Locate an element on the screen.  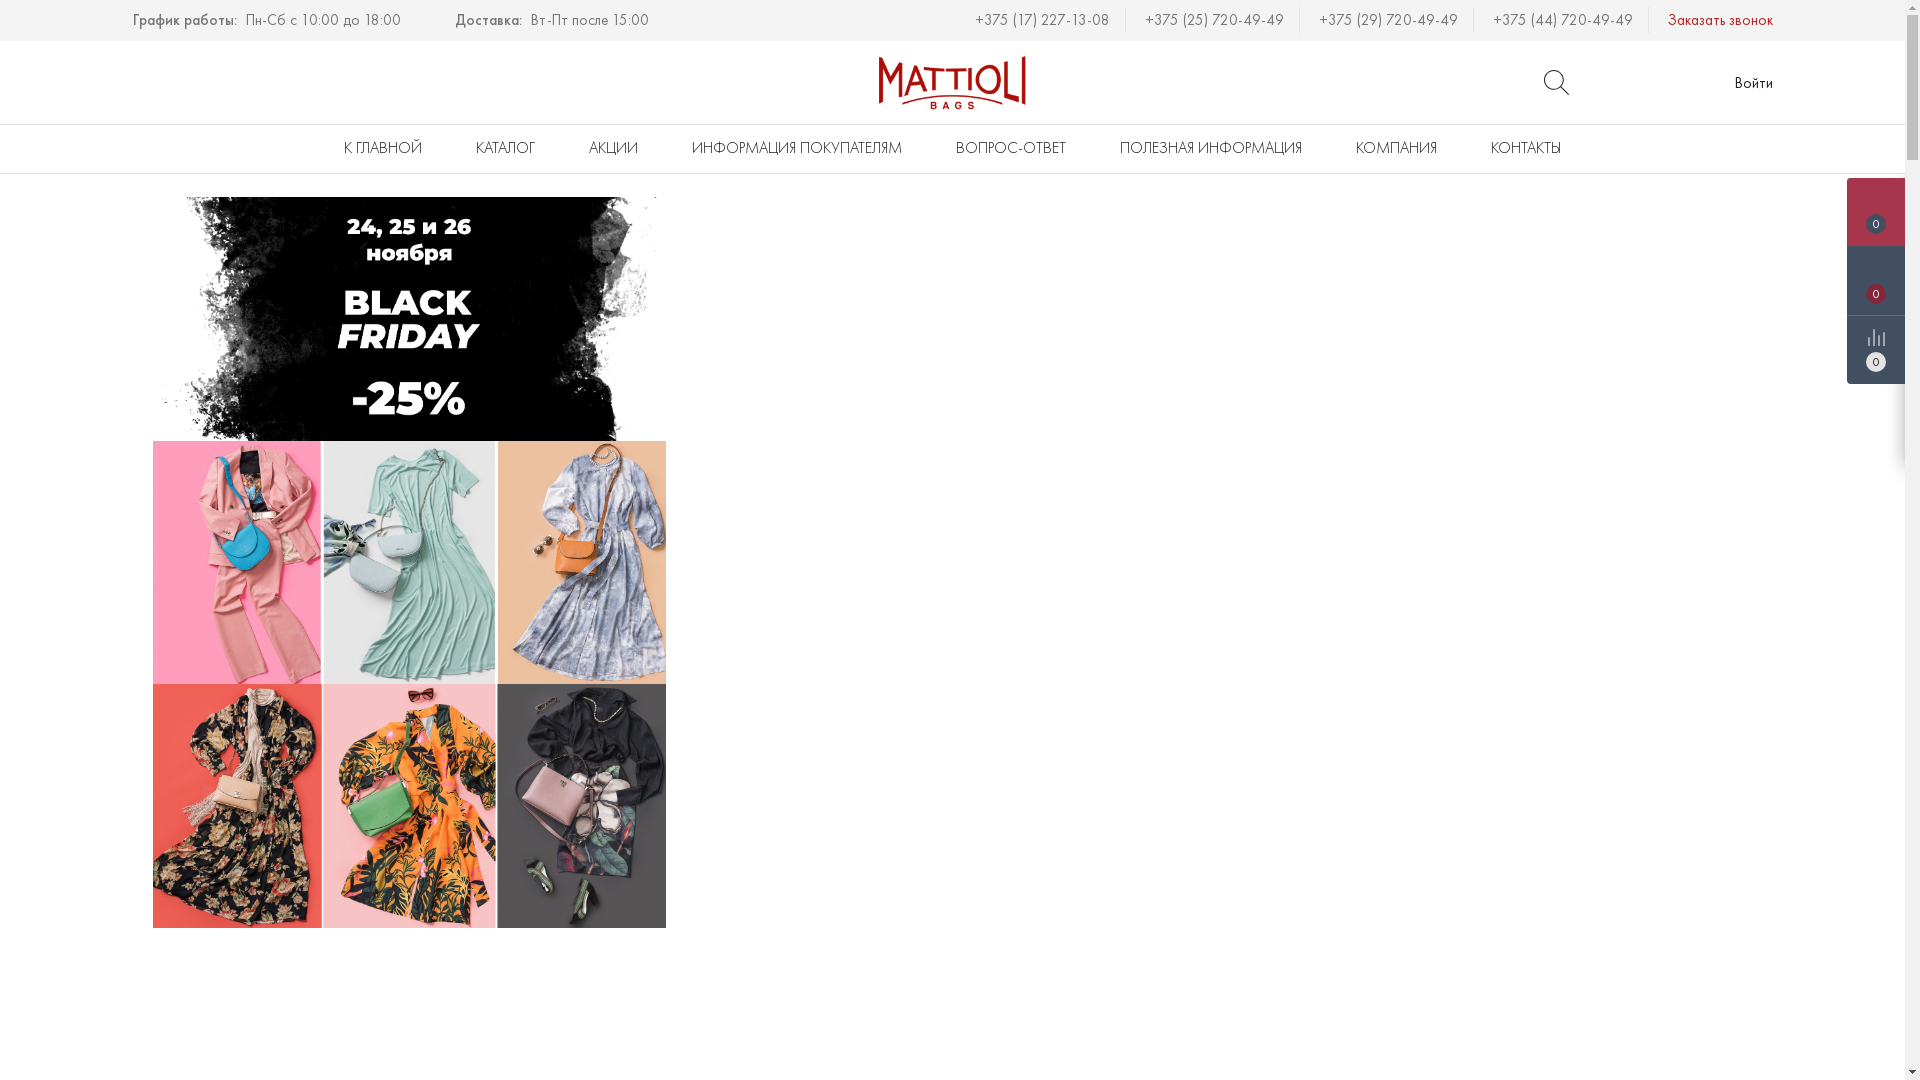
'+375 (29) 720-49-49' is located at coordinates (1394, 20).